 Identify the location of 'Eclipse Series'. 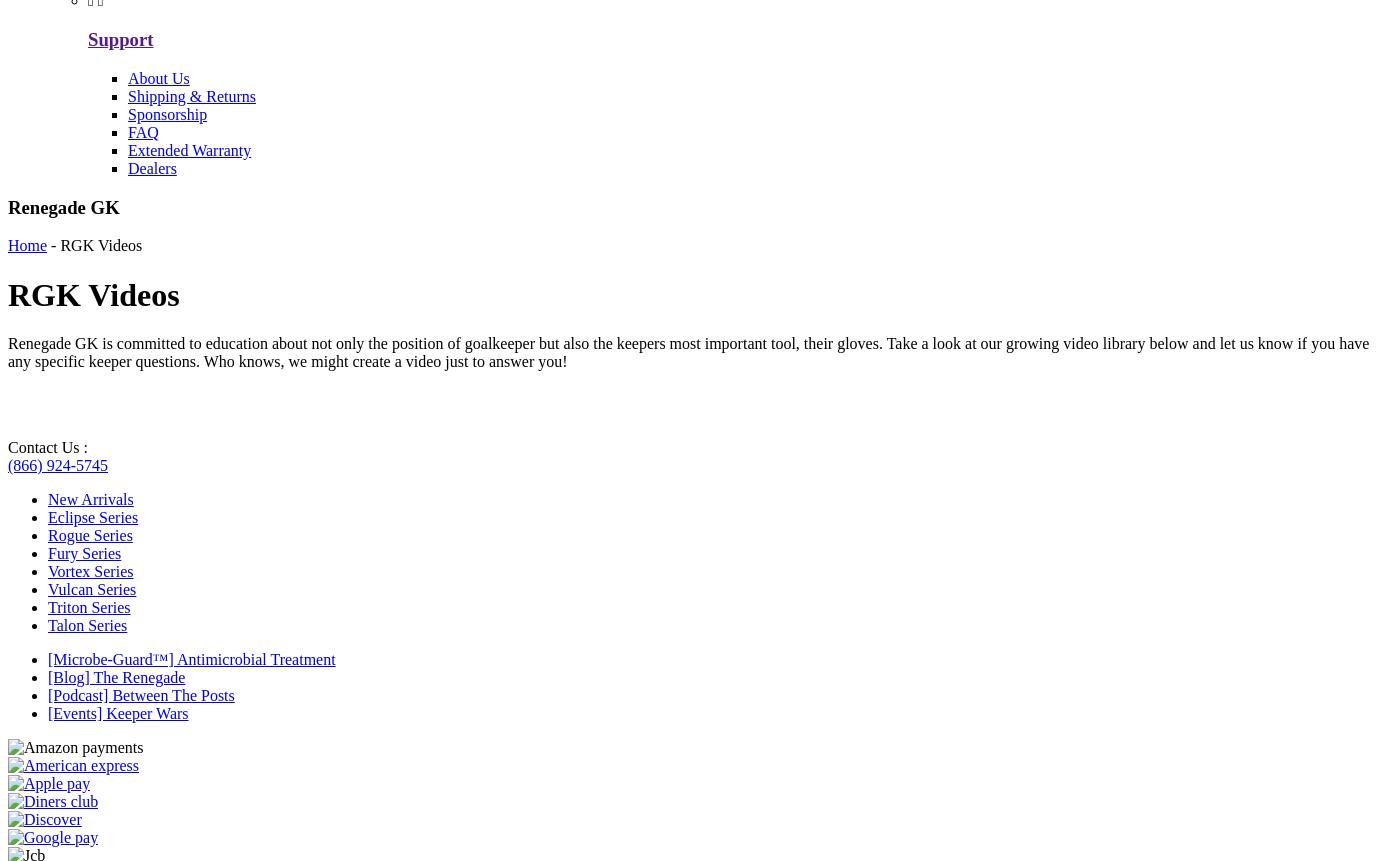
(48, 517).